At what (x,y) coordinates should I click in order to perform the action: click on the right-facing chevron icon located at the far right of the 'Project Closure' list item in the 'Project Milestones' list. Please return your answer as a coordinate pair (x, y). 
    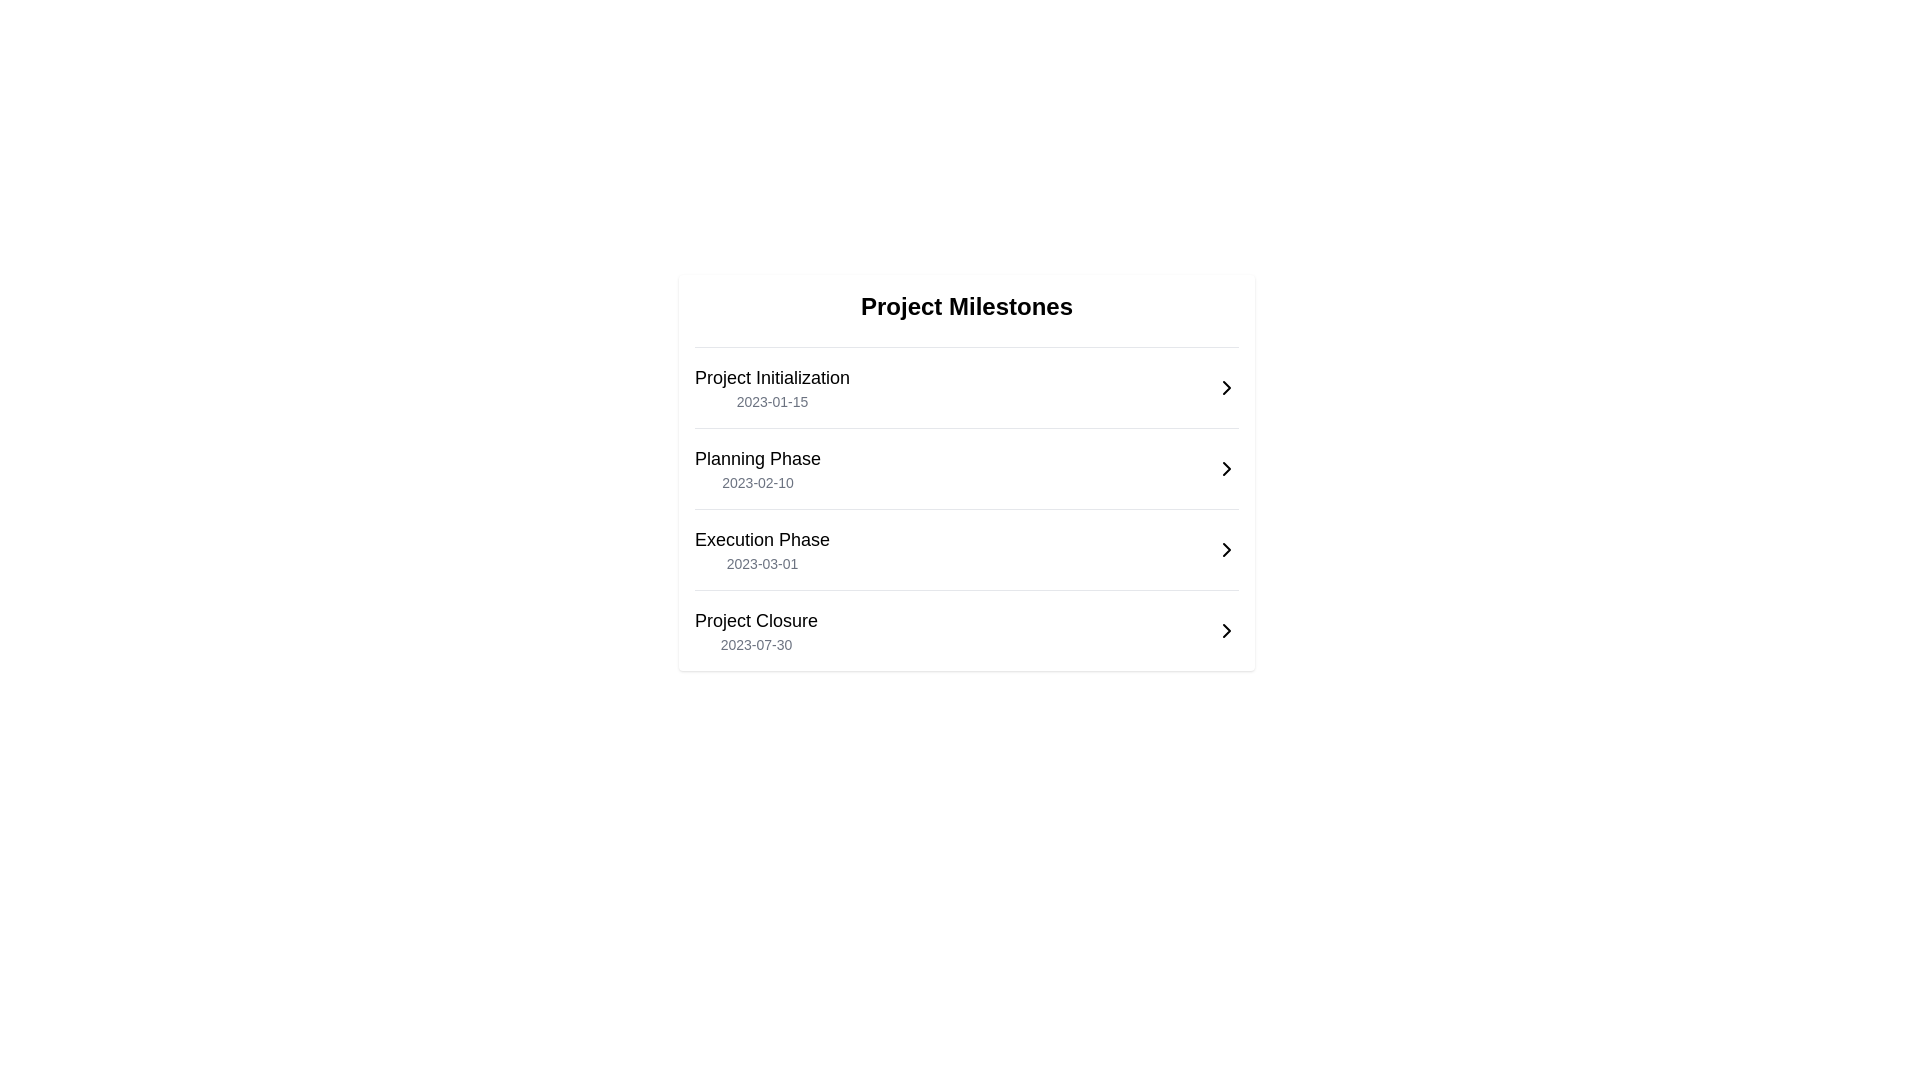
    Looking at the image, I should click on (1226, 631).